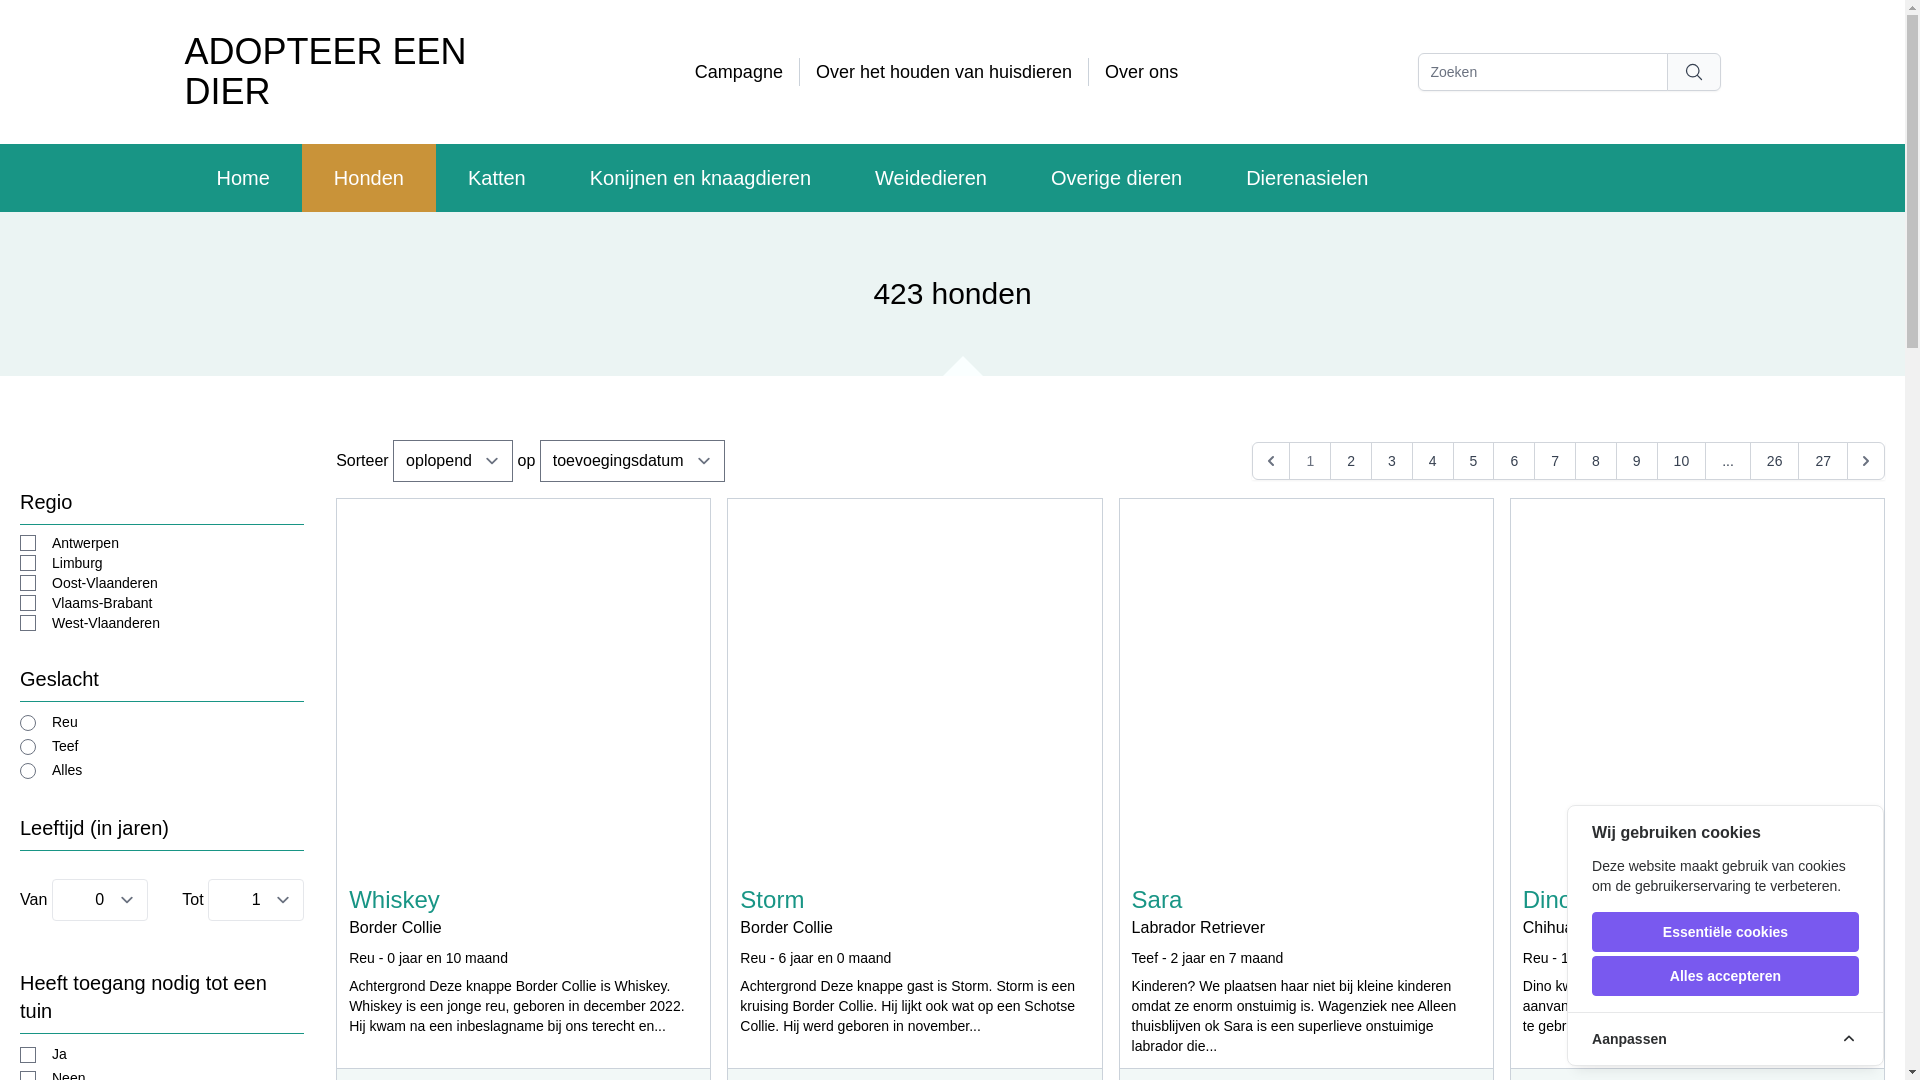 This screenshot has width=1920, height=1080. What do you see at coordinates (1492, 461) in the screenshot?
I see `'6'` at bounding box center [1492, 461].